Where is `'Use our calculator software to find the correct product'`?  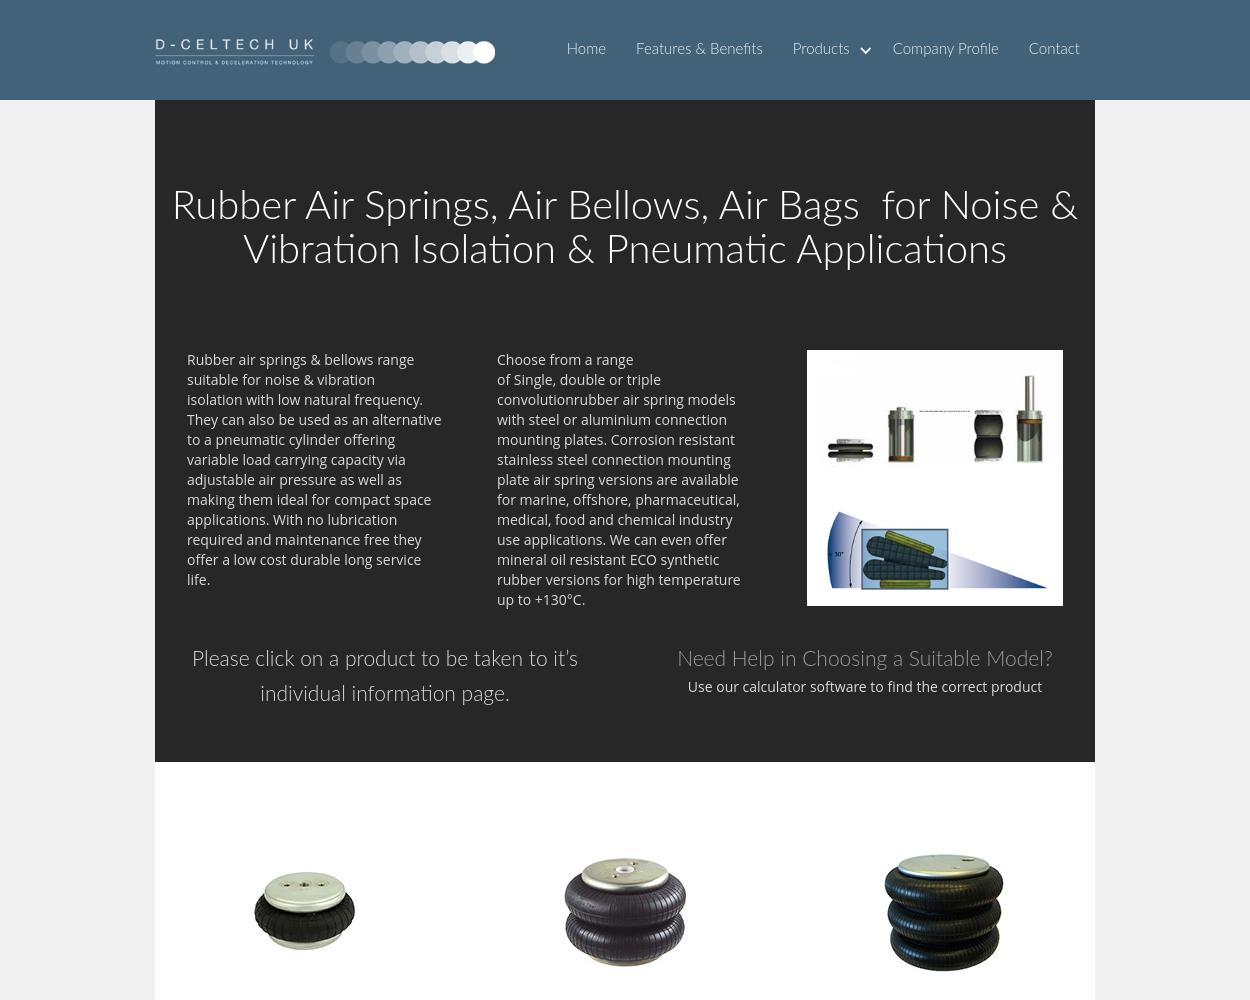 'Use our calculator software to find the correct product' is located at coordinates (863, 686).